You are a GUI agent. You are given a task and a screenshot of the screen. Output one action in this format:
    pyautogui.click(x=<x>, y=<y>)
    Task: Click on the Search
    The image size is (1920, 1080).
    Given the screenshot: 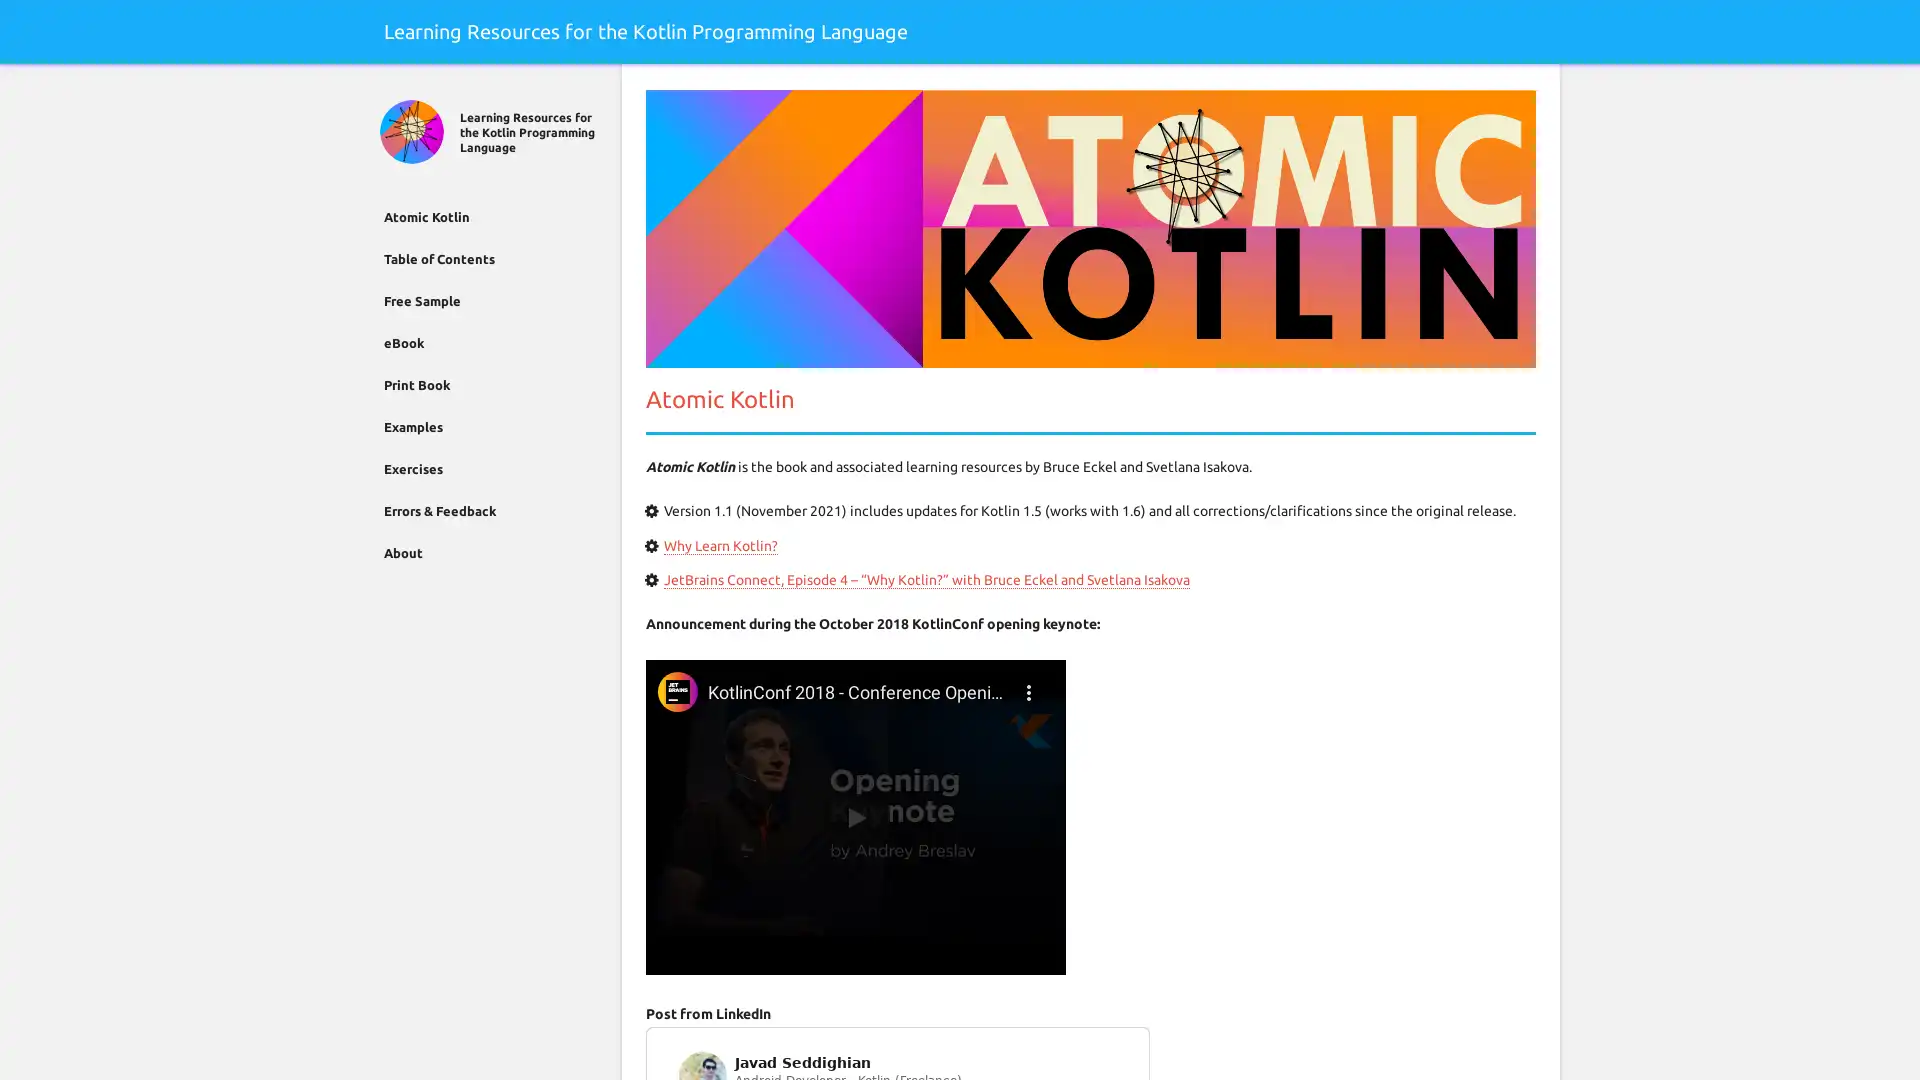 What is the action you would take?
    pyautogui.click(x=1526, y=87)
    